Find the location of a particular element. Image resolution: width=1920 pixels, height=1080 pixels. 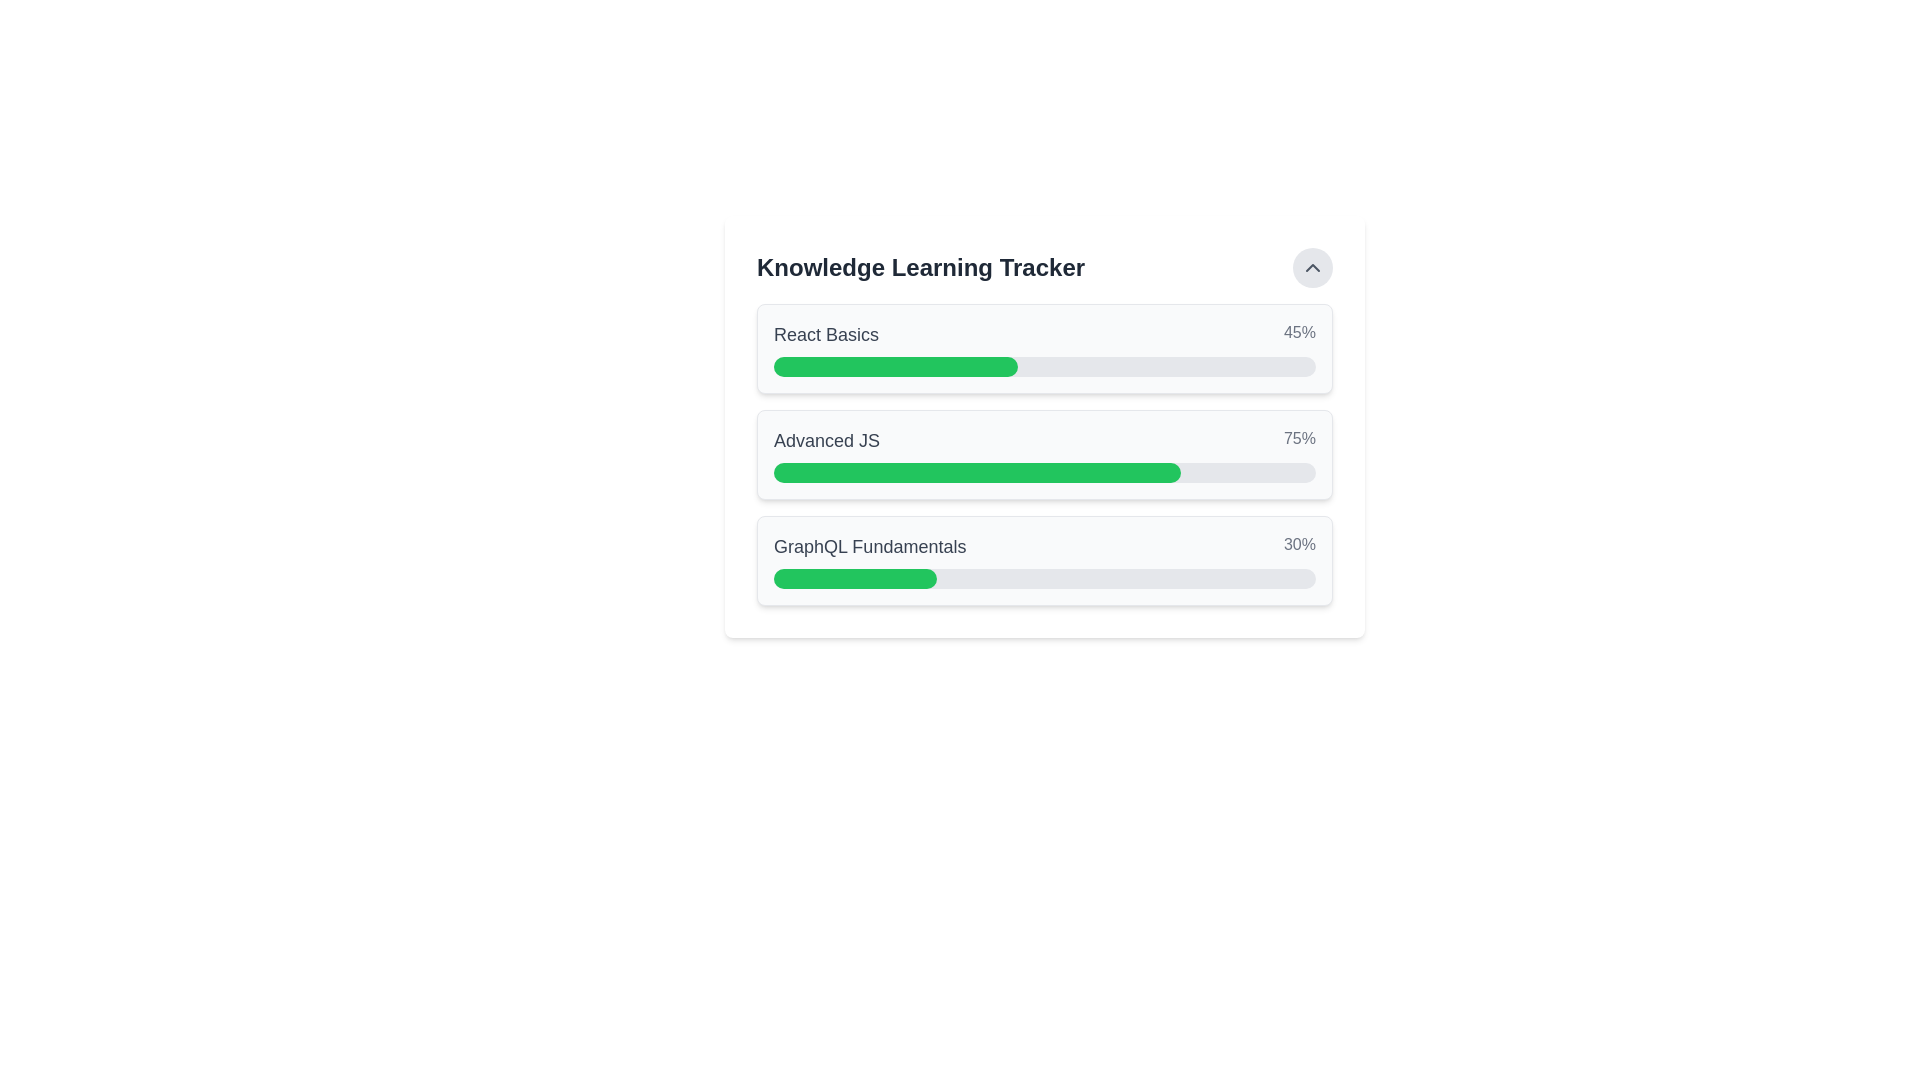

the progress bar of the Progress card representing the user's learning in 'Advanced JS' is located at coordinates (1044, 455).